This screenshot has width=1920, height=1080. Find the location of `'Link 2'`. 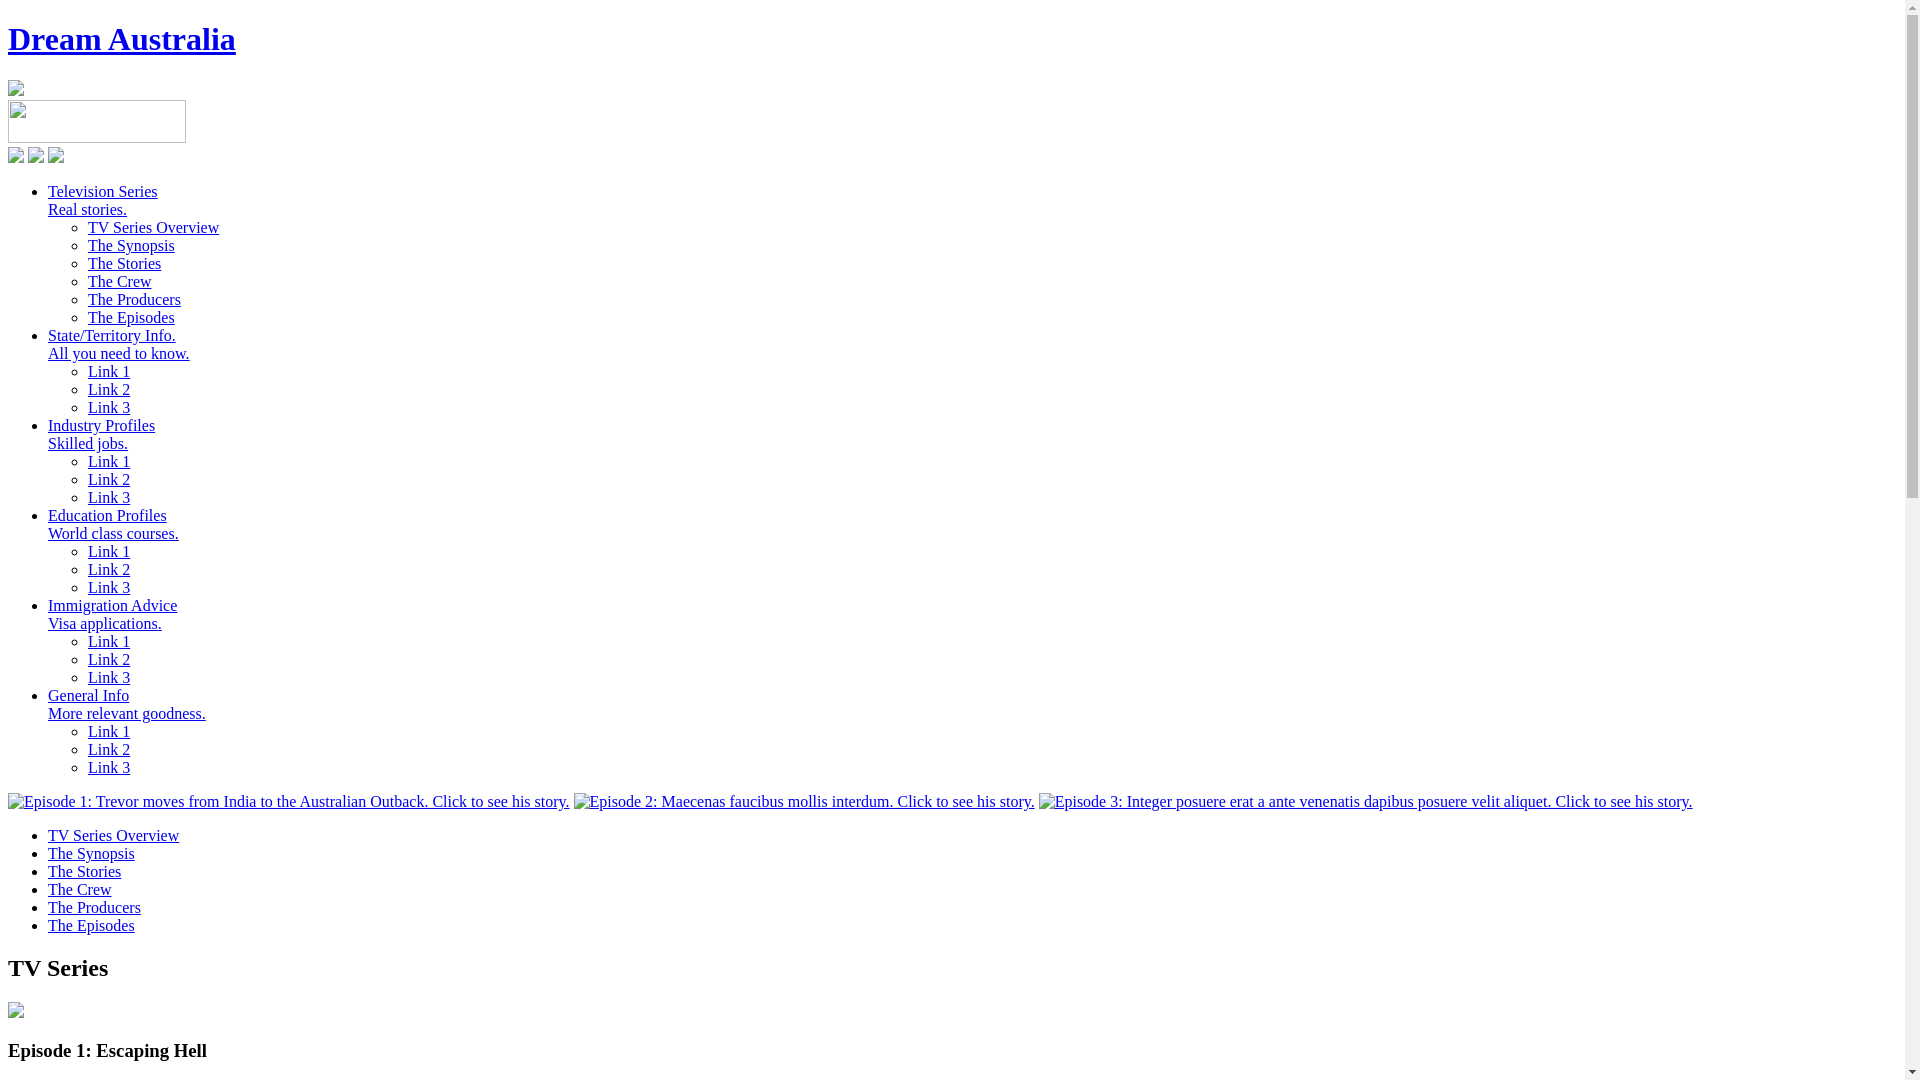

'Link 2' is located at coordinates (108, 389).